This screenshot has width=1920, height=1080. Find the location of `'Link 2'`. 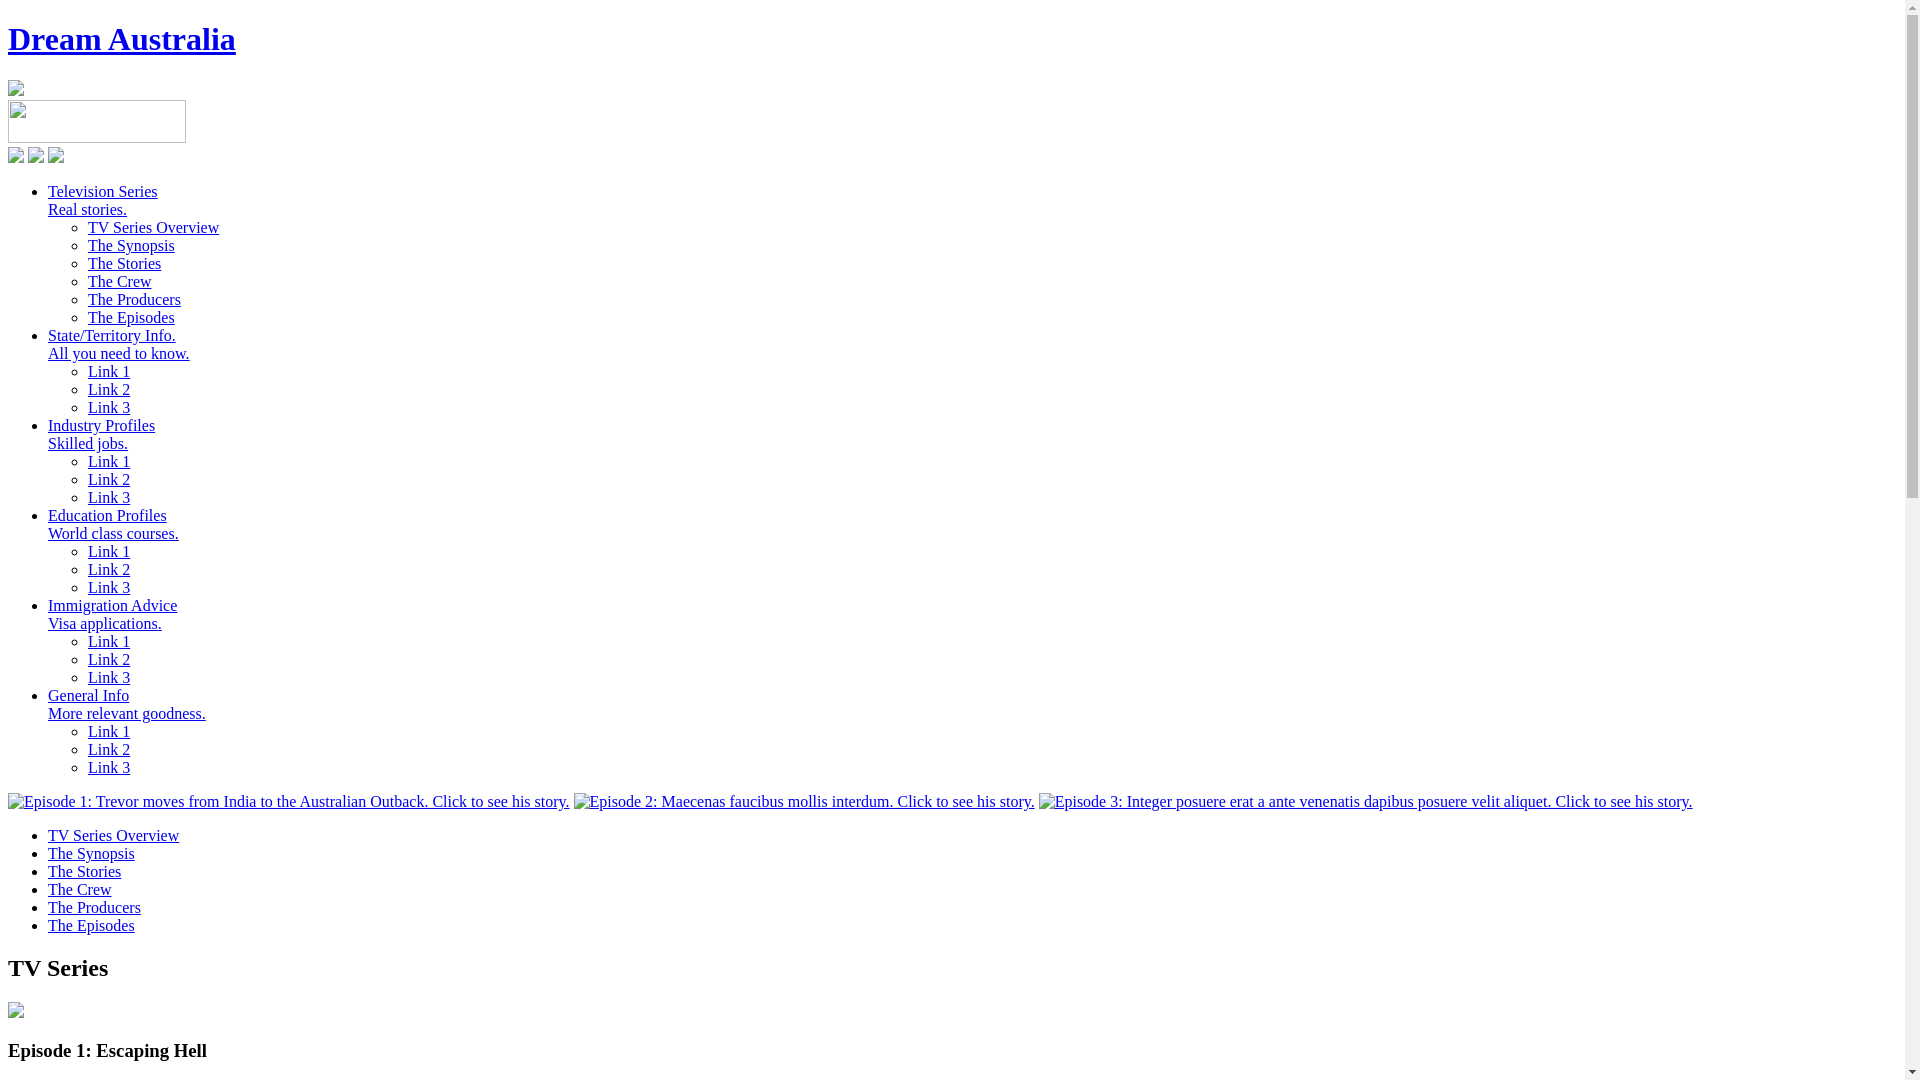

'Link 2' is located at coordinates (108, 389).